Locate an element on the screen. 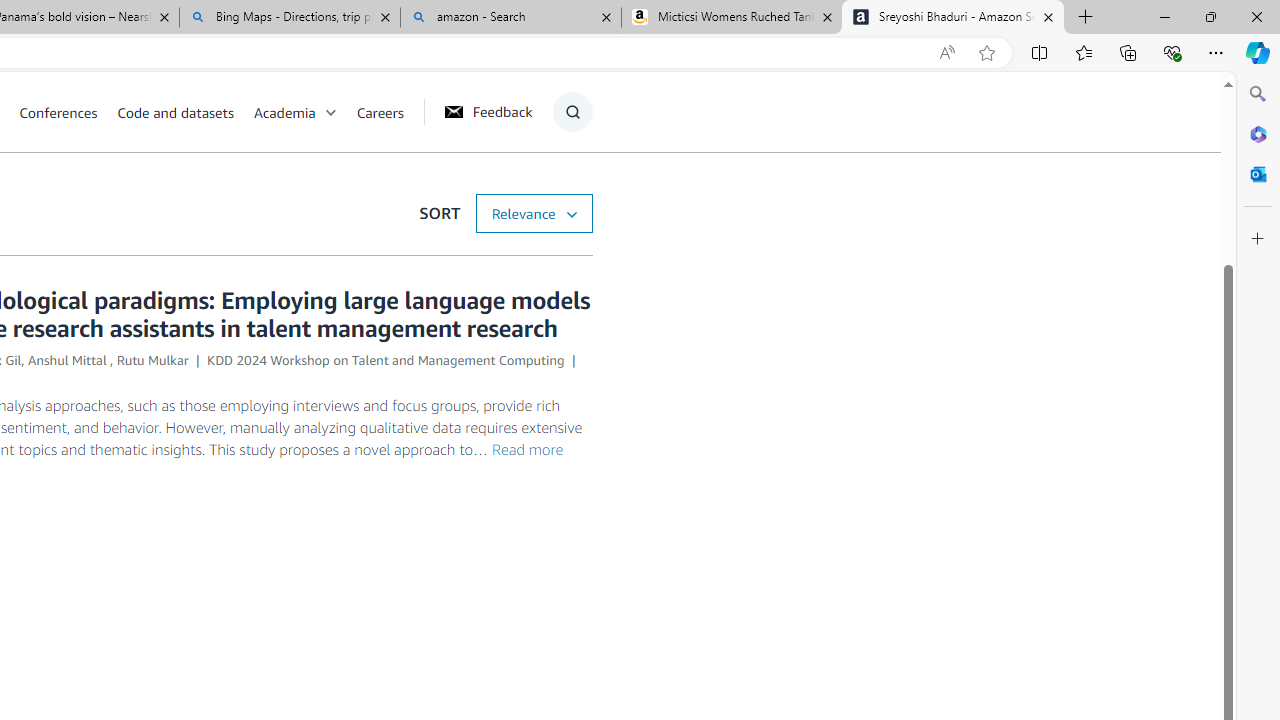 This screenshot has height=720, width=1280. 'Academia' is located at coordinates (283, 111).